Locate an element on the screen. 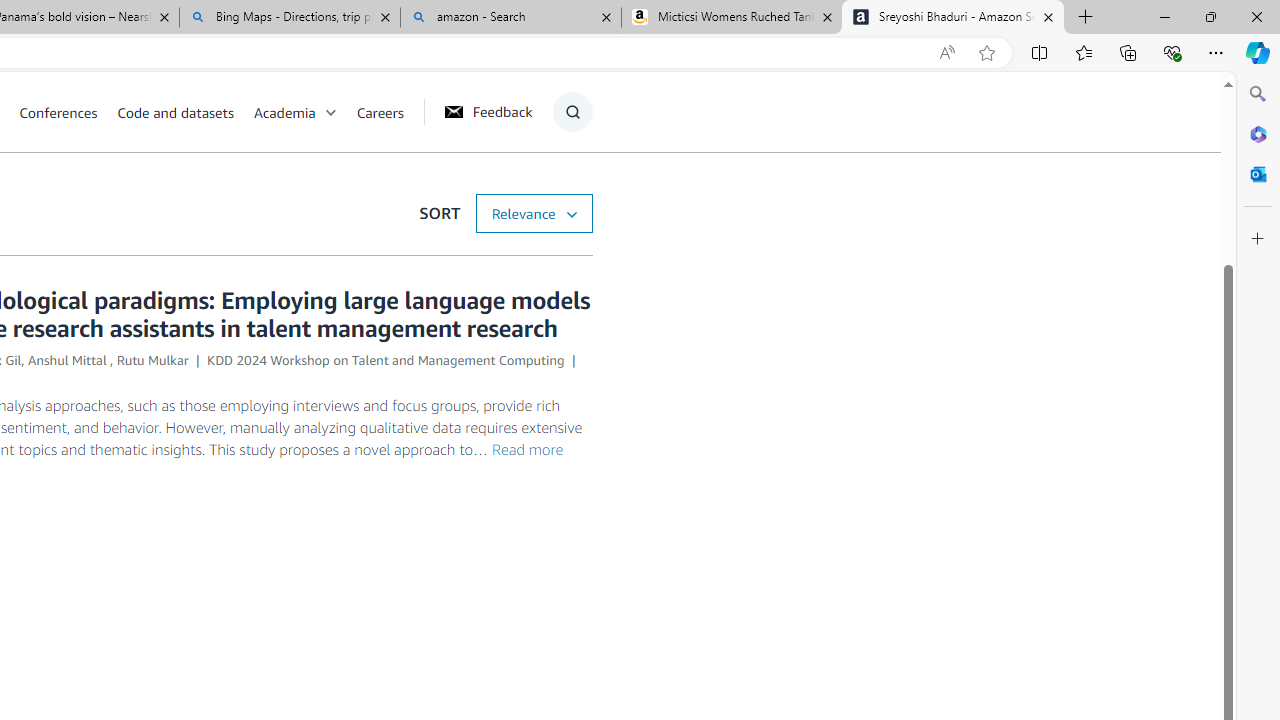 This screenshot has height=720, width=1280. 'Academia' is located at coordinates (283, 111).